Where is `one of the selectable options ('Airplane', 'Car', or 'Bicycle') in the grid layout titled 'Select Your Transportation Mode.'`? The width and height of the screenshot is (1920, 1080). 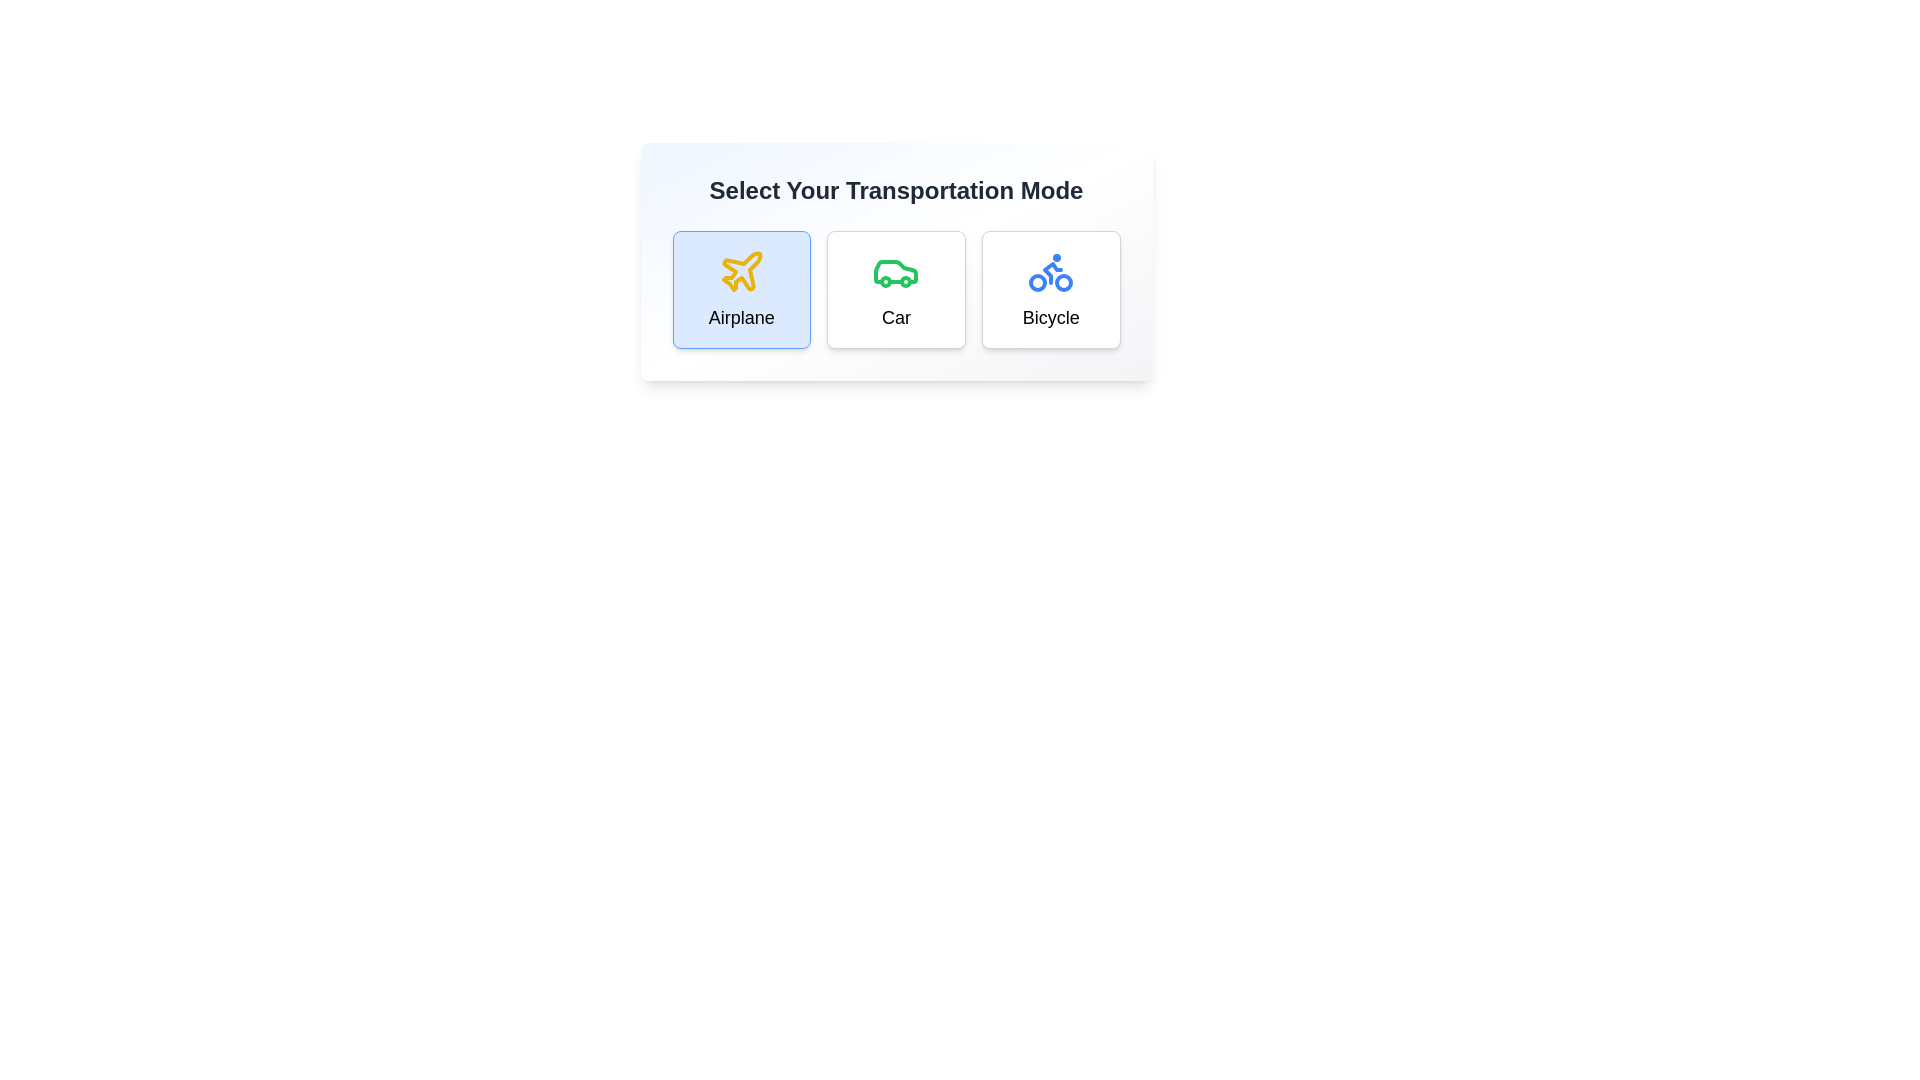
one of the selectable options ('Airplane', 'Car', or 'Bicycle') in the grid layout titled 'Select Your Transportation Mode.' is located at coordinates (895, 289).